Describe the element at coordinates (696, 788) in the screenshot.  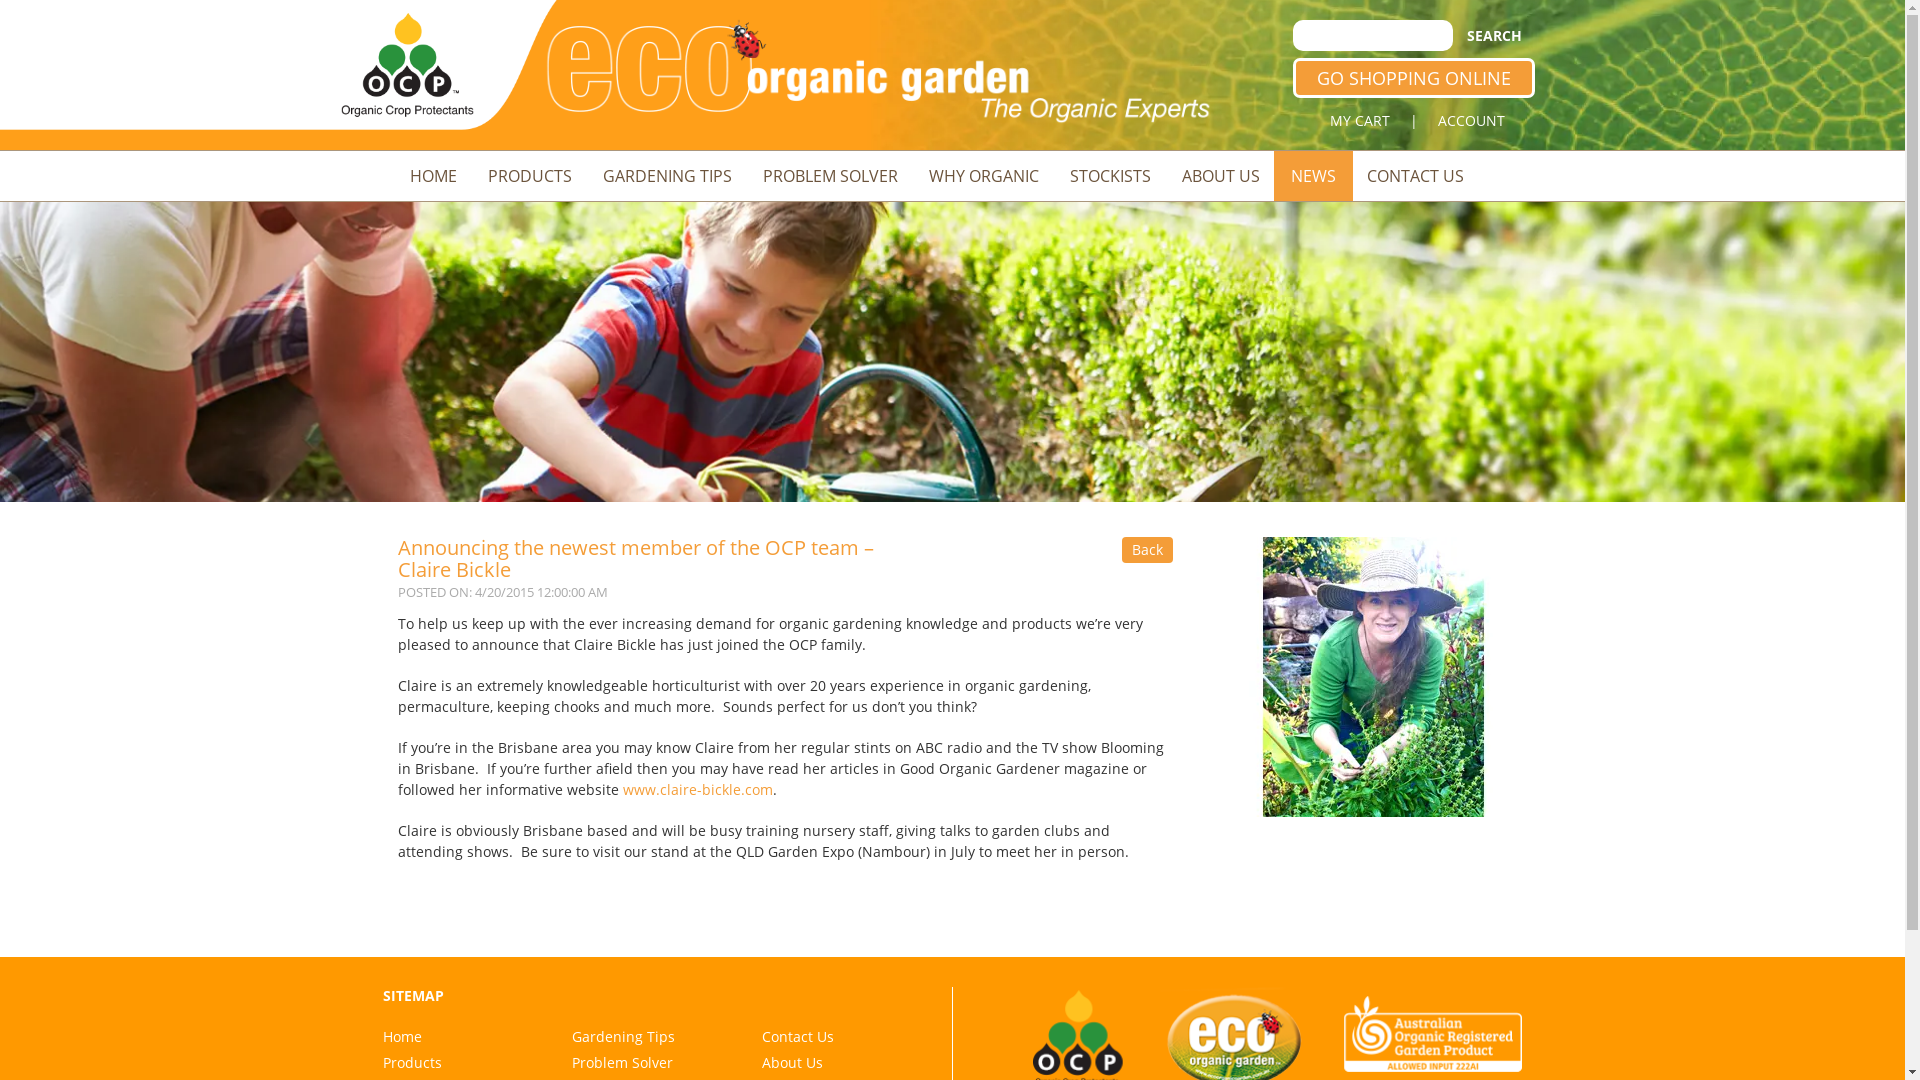
I see `'www.claire-bickle.com'` at that location.